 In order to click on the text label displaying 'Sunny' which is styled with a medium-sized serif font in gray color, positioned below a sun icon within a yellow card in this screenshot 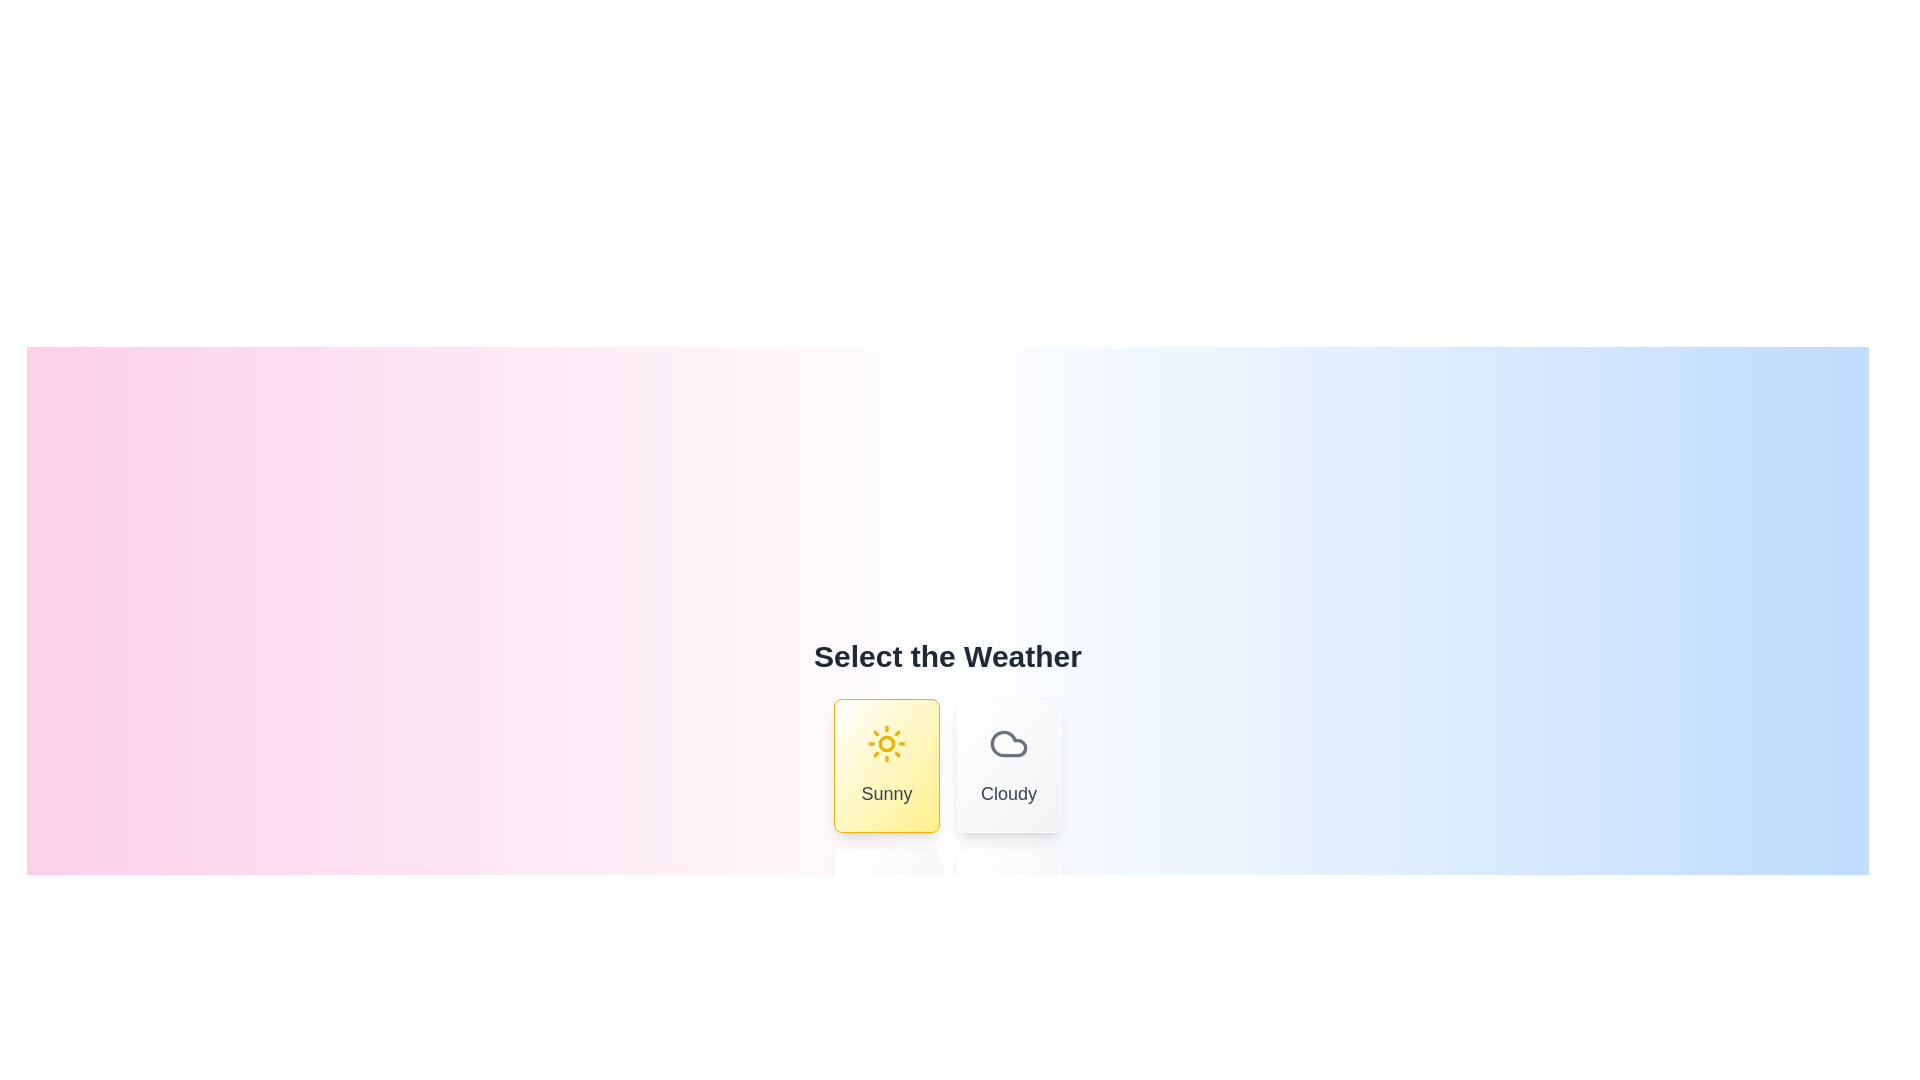, I will do `click(886, 793)`.